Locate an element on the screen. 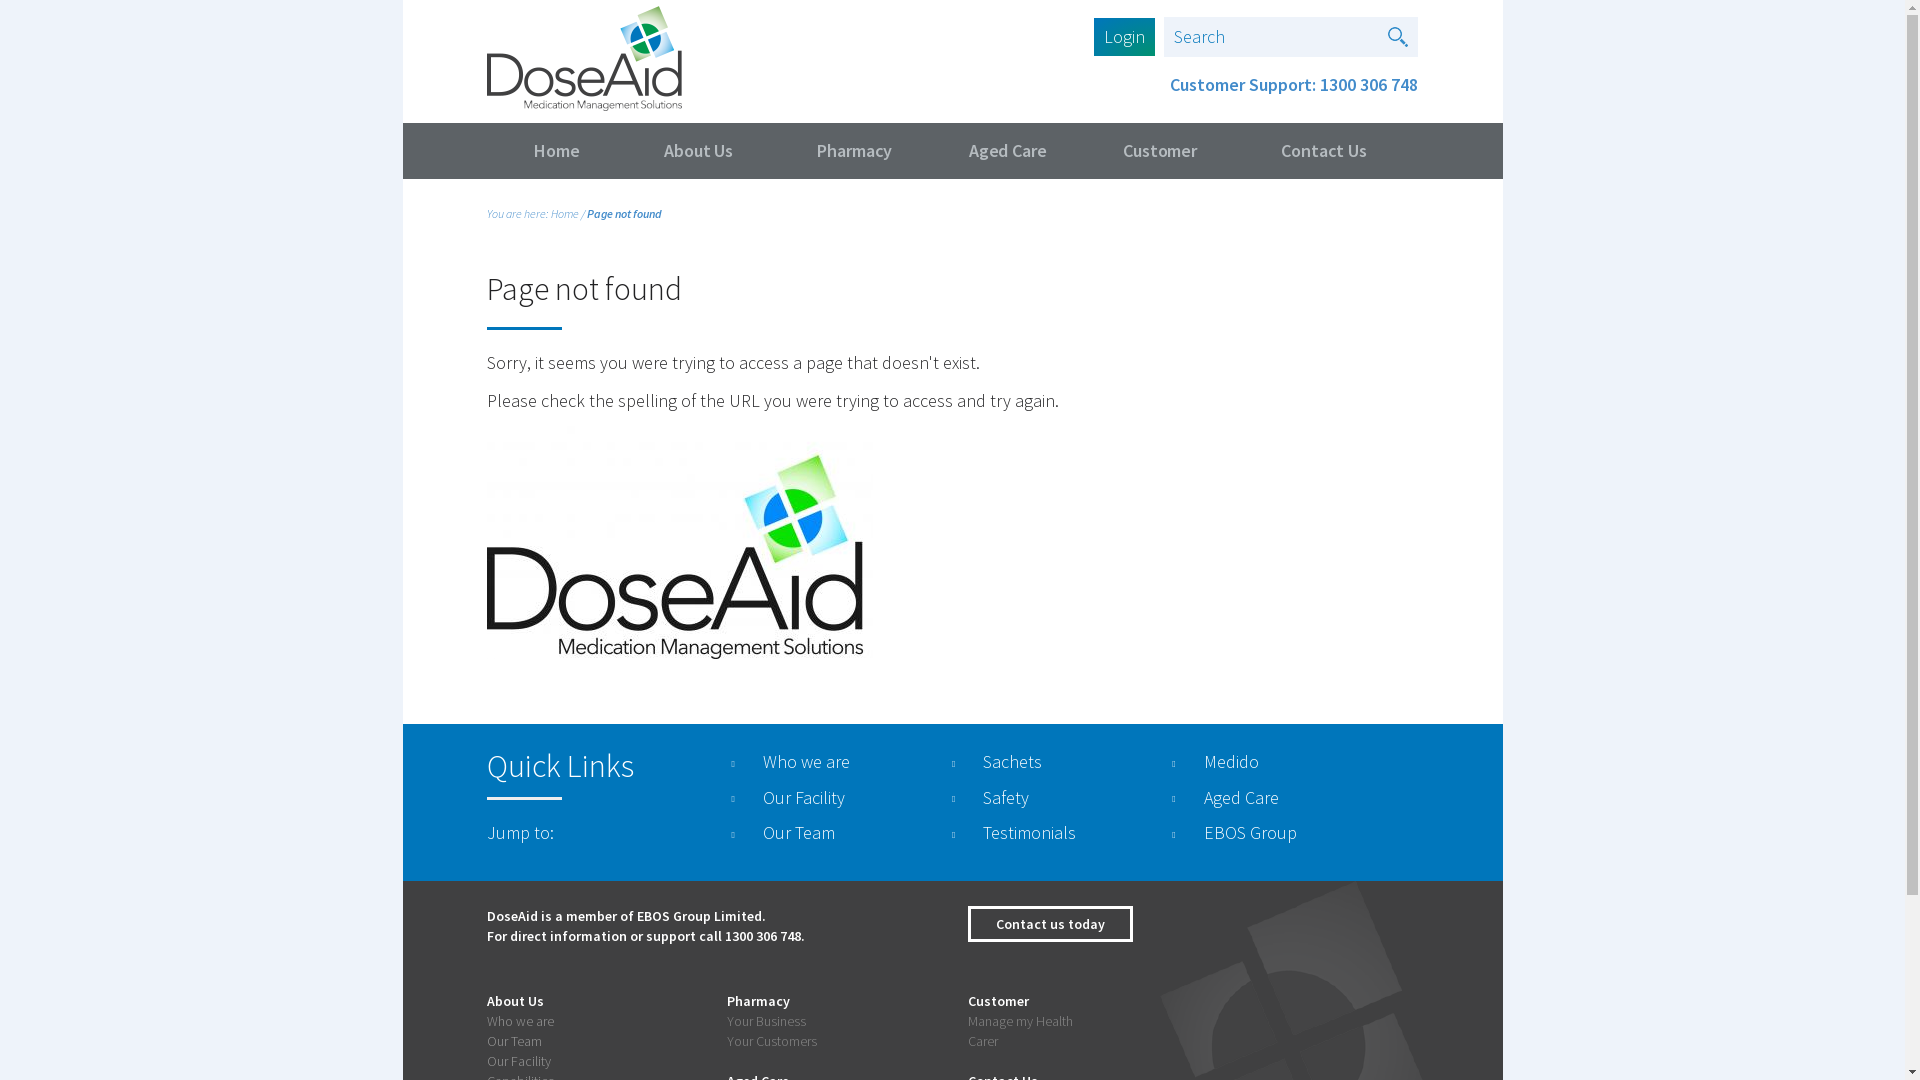 The image size is (1920, 1080). '00 306 748' is located at coordinates (767, 936).